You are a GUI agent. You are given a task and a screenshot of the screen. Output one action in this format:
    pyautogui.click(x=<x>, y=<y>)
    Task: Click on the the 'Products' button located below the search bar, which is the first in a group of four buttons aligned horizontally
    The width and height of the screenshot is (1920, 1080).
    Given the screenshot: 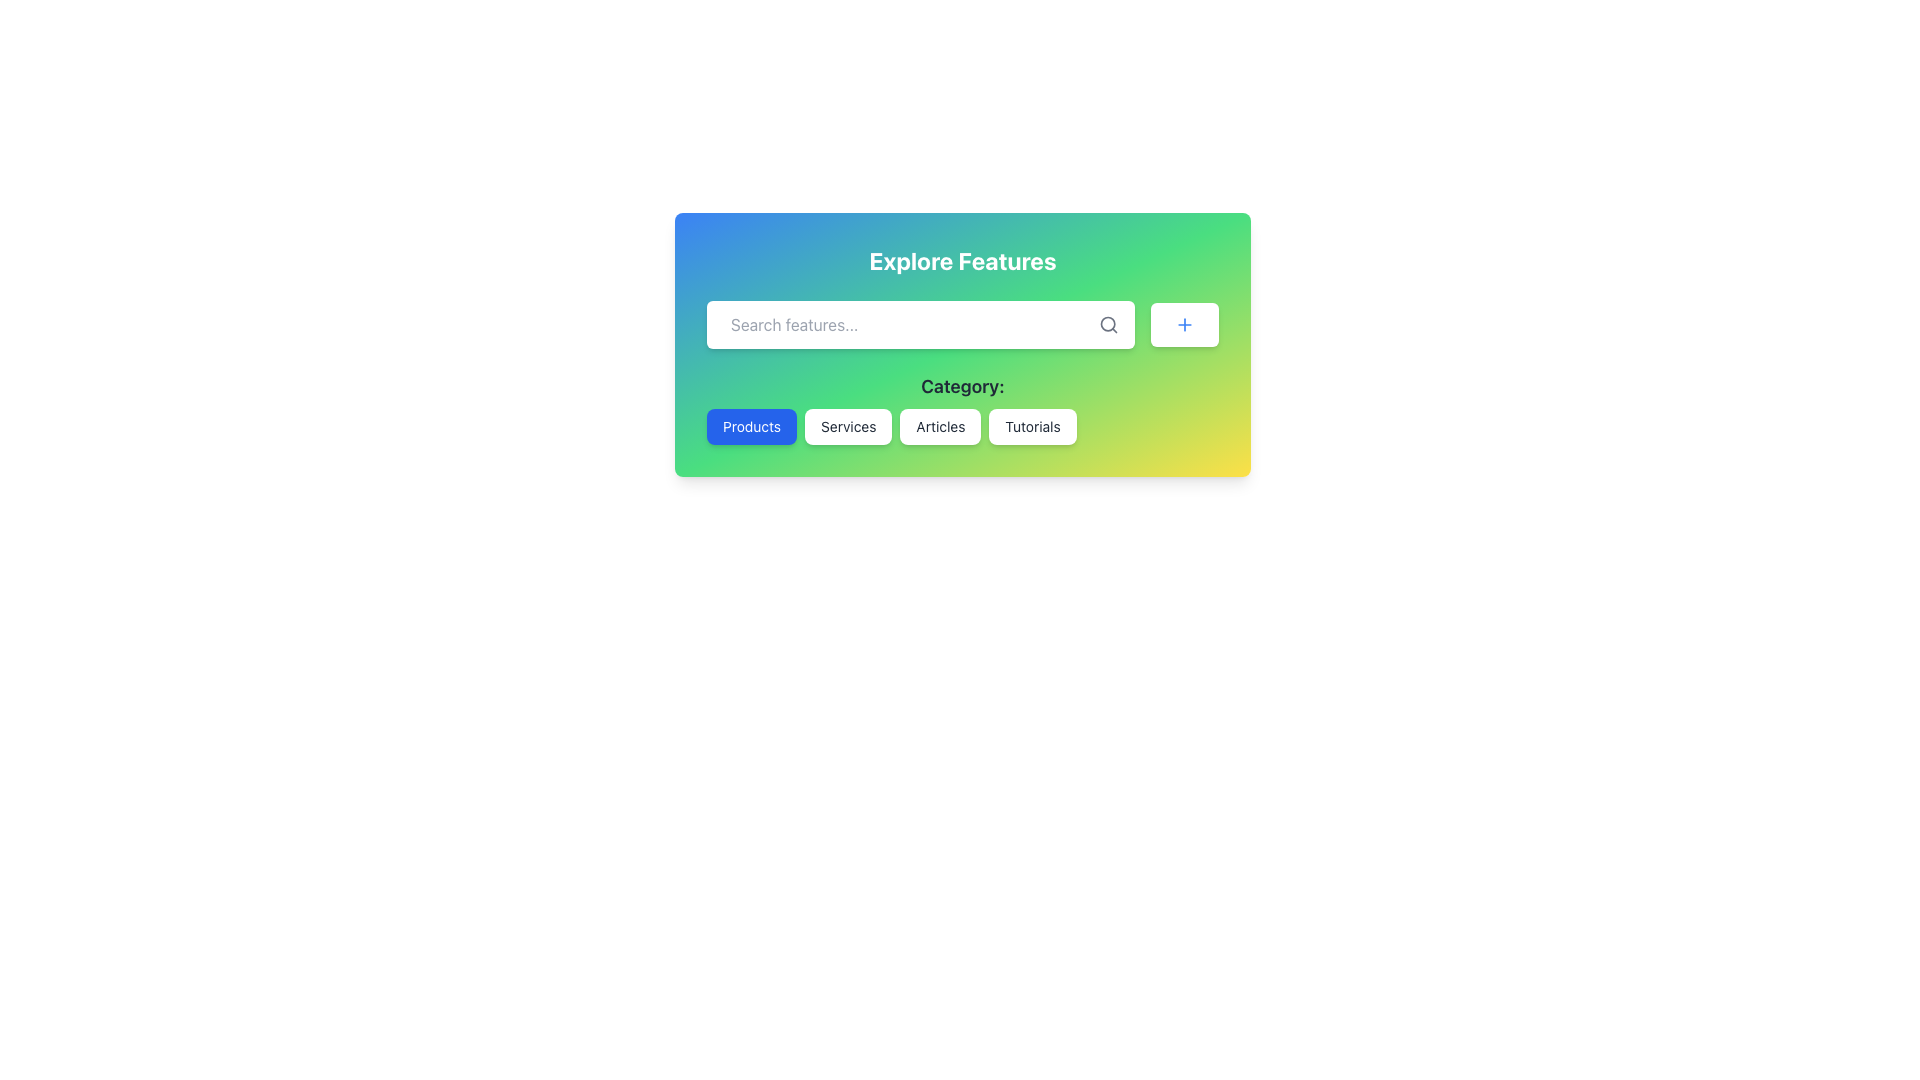 What is the action you would take?
    pyautogui.click(x=751, y=426)
    